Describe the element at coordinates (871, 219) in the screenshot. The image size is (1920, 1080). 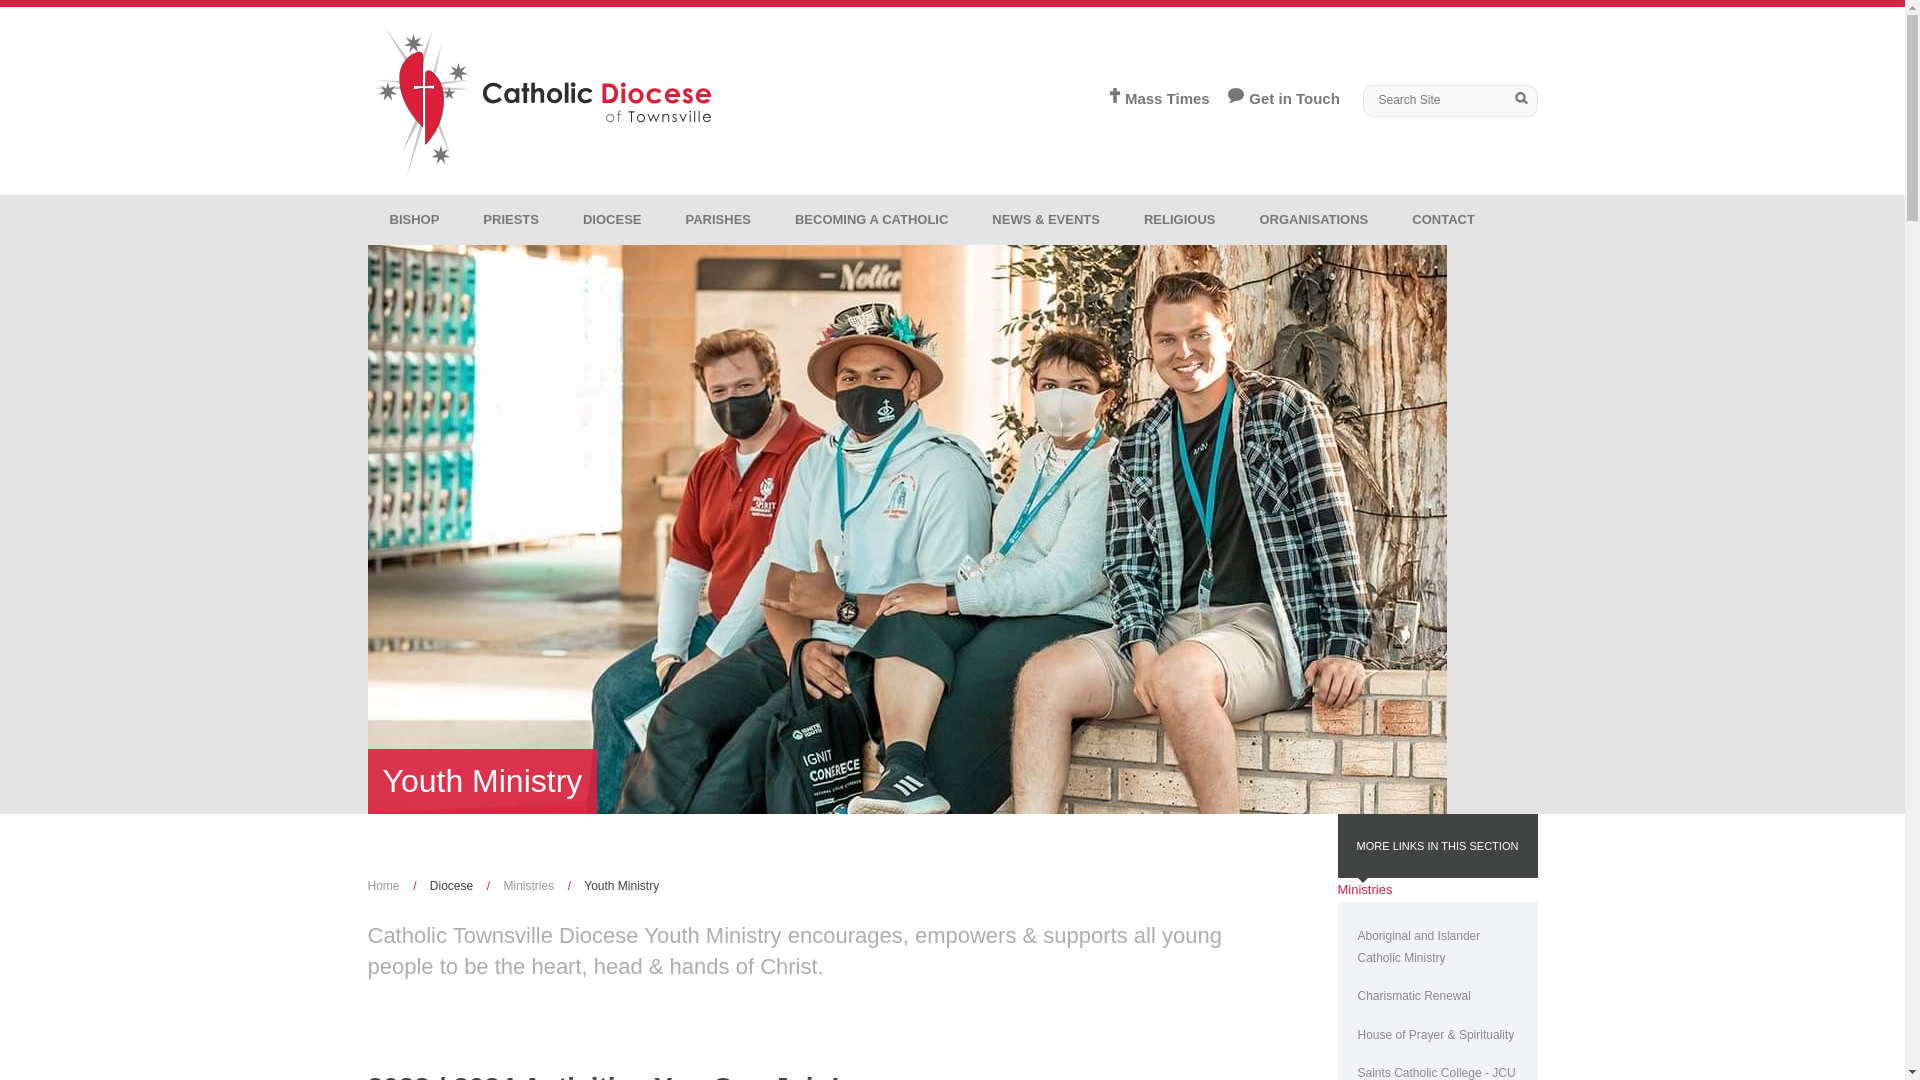
I see `'BECOMING A CATHOLIC'` at that location.